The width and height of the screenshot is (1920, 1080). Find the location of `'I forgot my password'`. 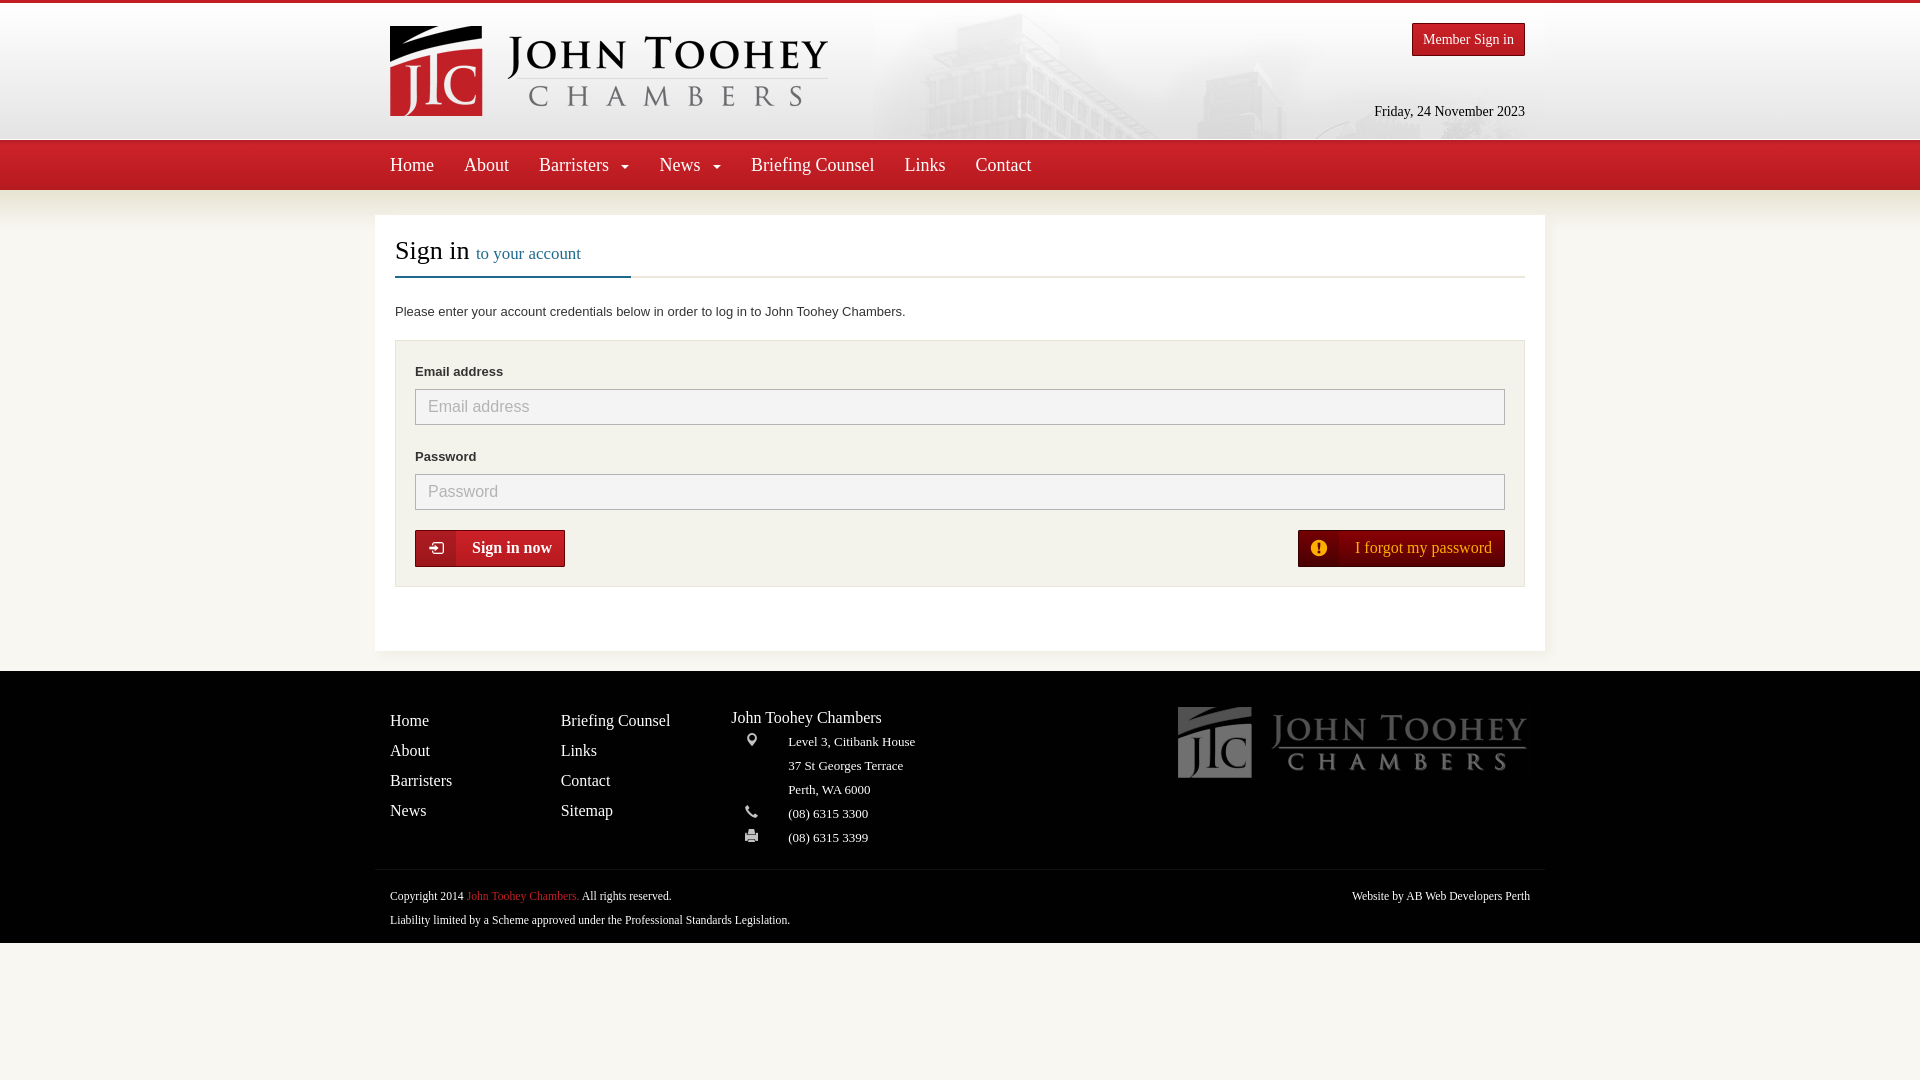

'I forgot my password' is located at coordinates (1297, 548).